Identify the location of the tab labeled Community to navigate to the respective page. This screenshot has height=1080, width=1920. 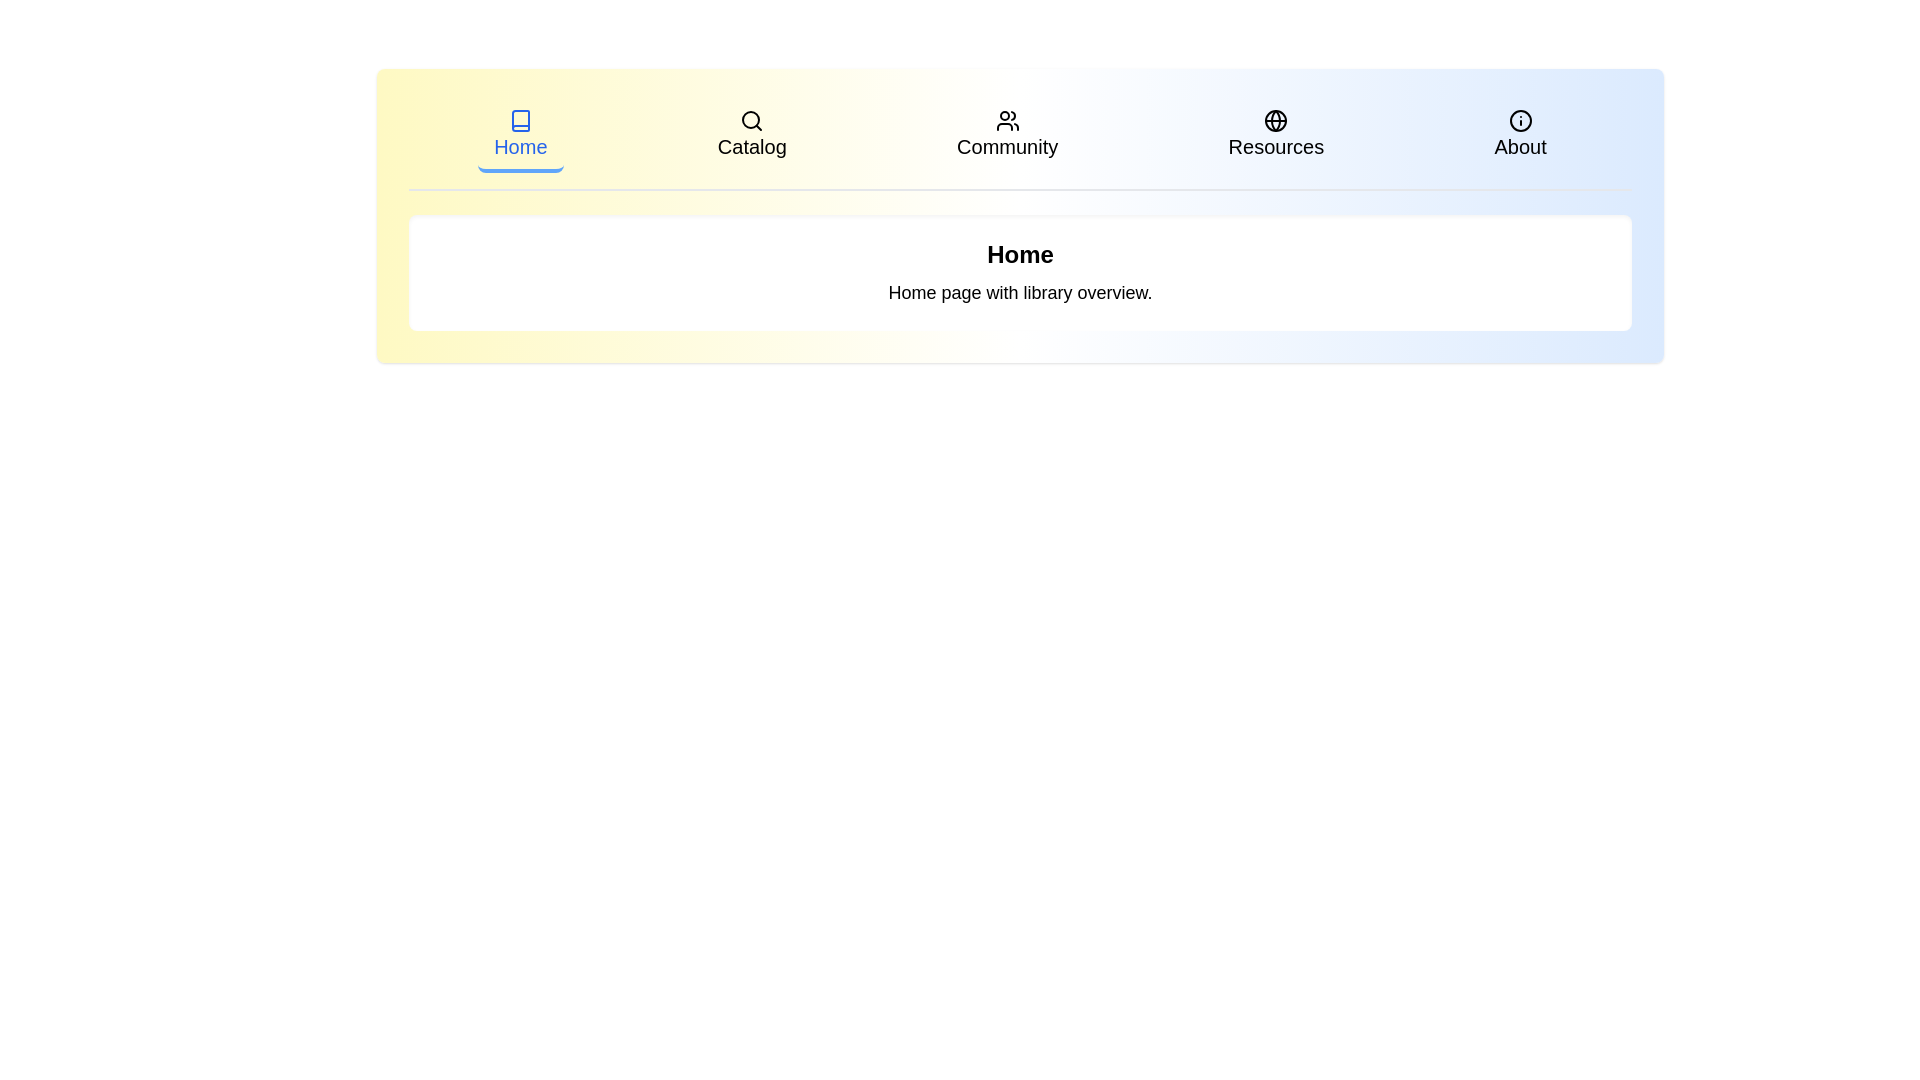
(1008, 136).